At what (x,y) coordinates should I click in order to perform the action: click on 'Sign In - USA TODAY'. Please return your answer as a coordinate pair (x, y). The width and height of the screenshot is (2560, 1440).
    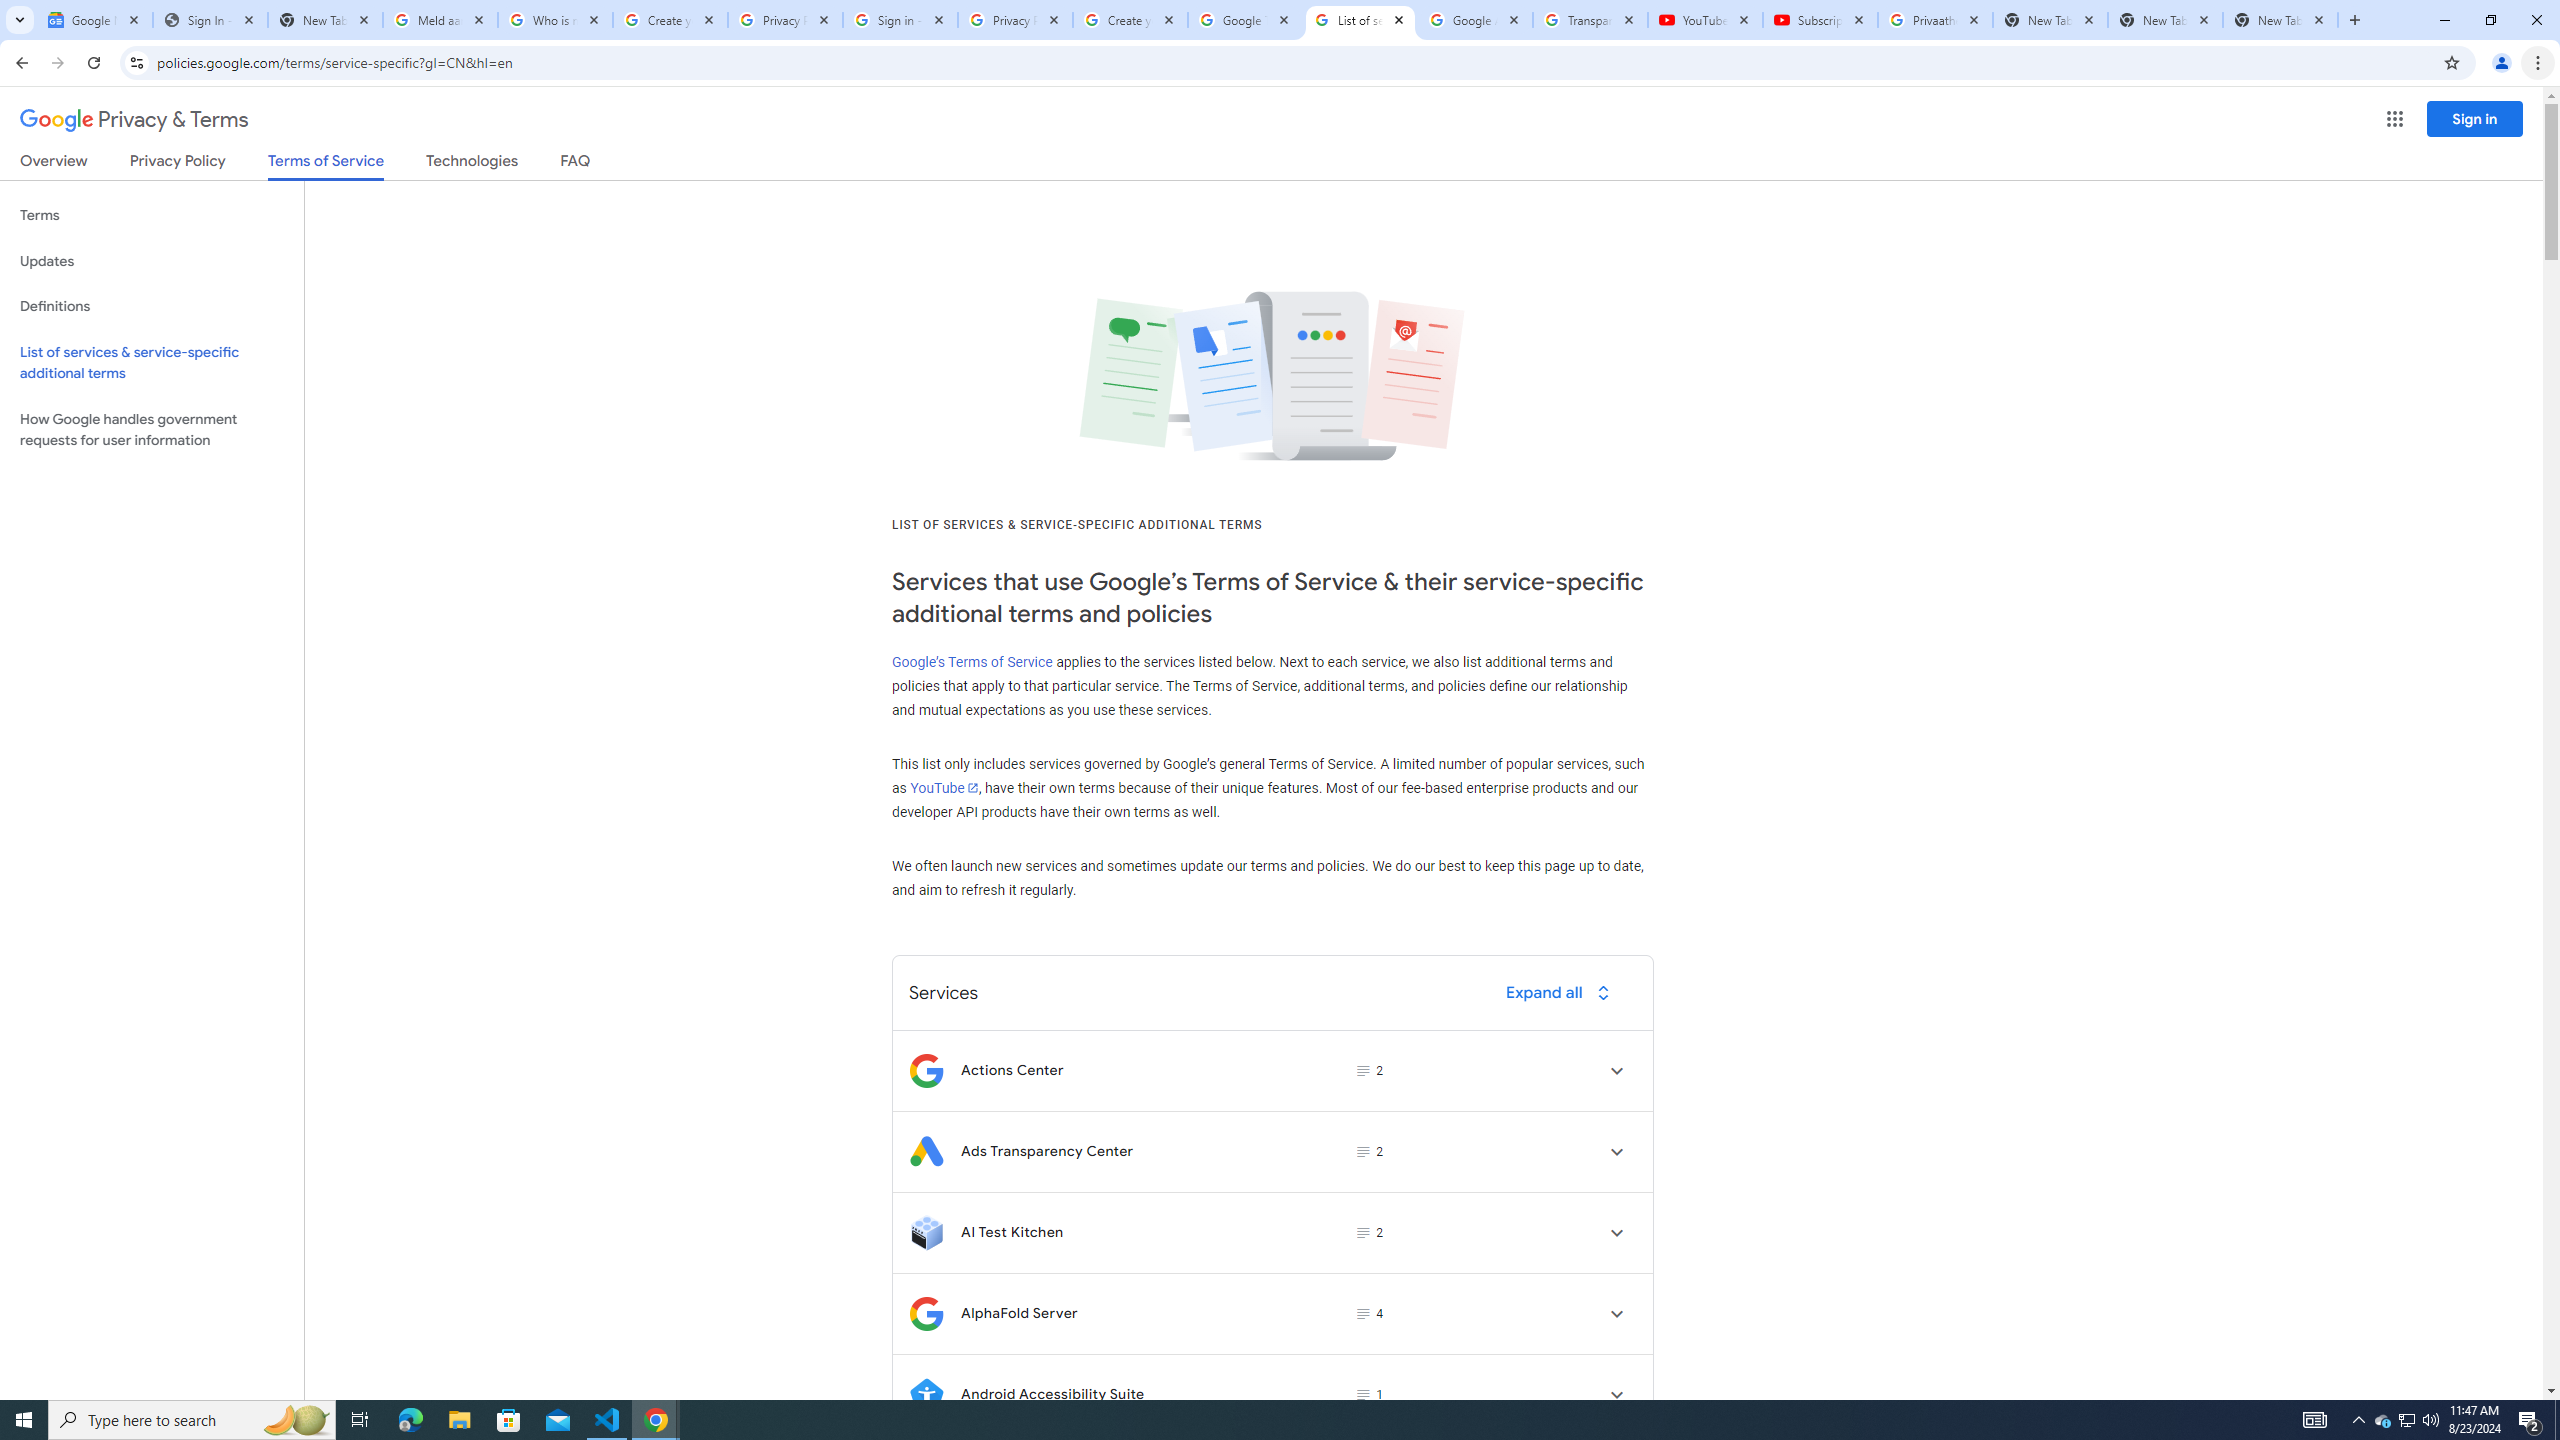
    Looking at the image, I should click on (208, 19).